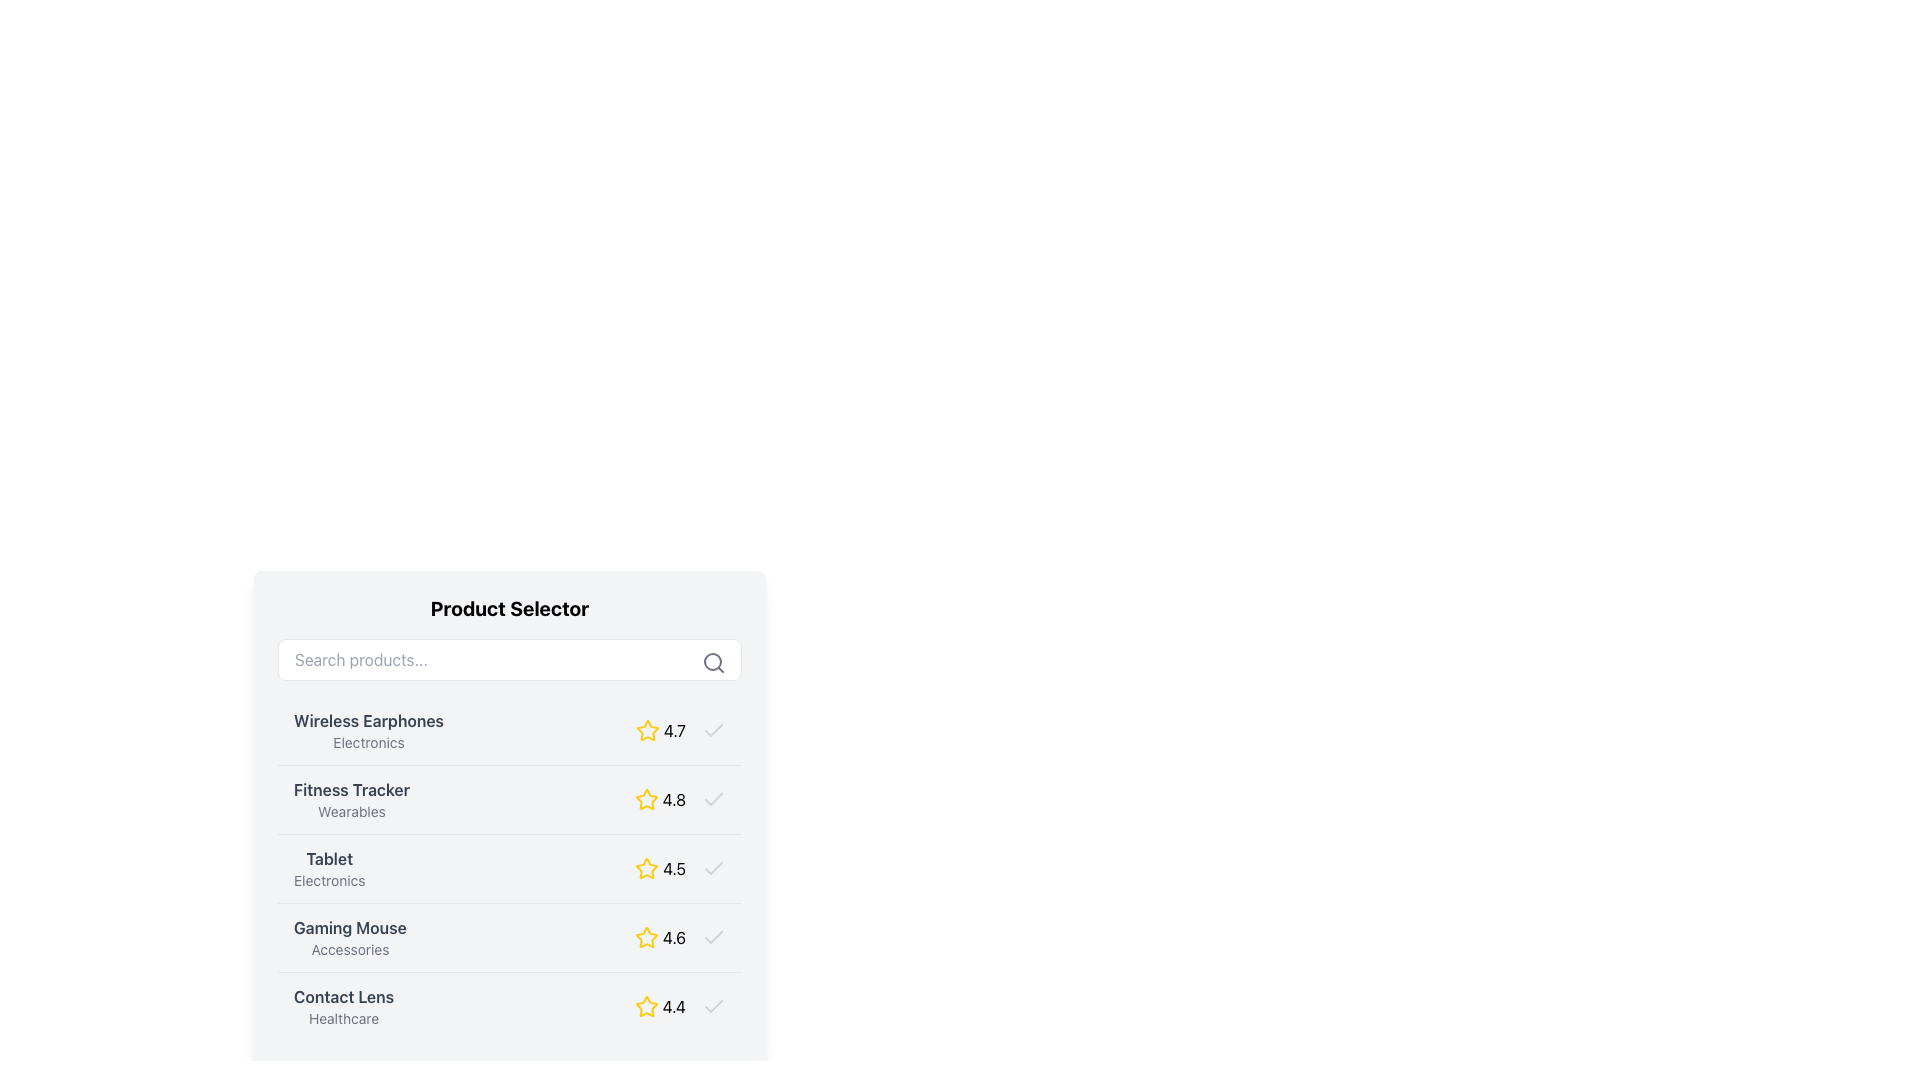 This screenshot has height=1080, width=1920. What do you see at coordinates (351, 798) in the screenshot?
I see `the 'Fitness Tracker' list item label, which is the second item under the 'Product Selector' heading, featuring bold gray text and smaller light gray text` at bounding box center [351, 798].